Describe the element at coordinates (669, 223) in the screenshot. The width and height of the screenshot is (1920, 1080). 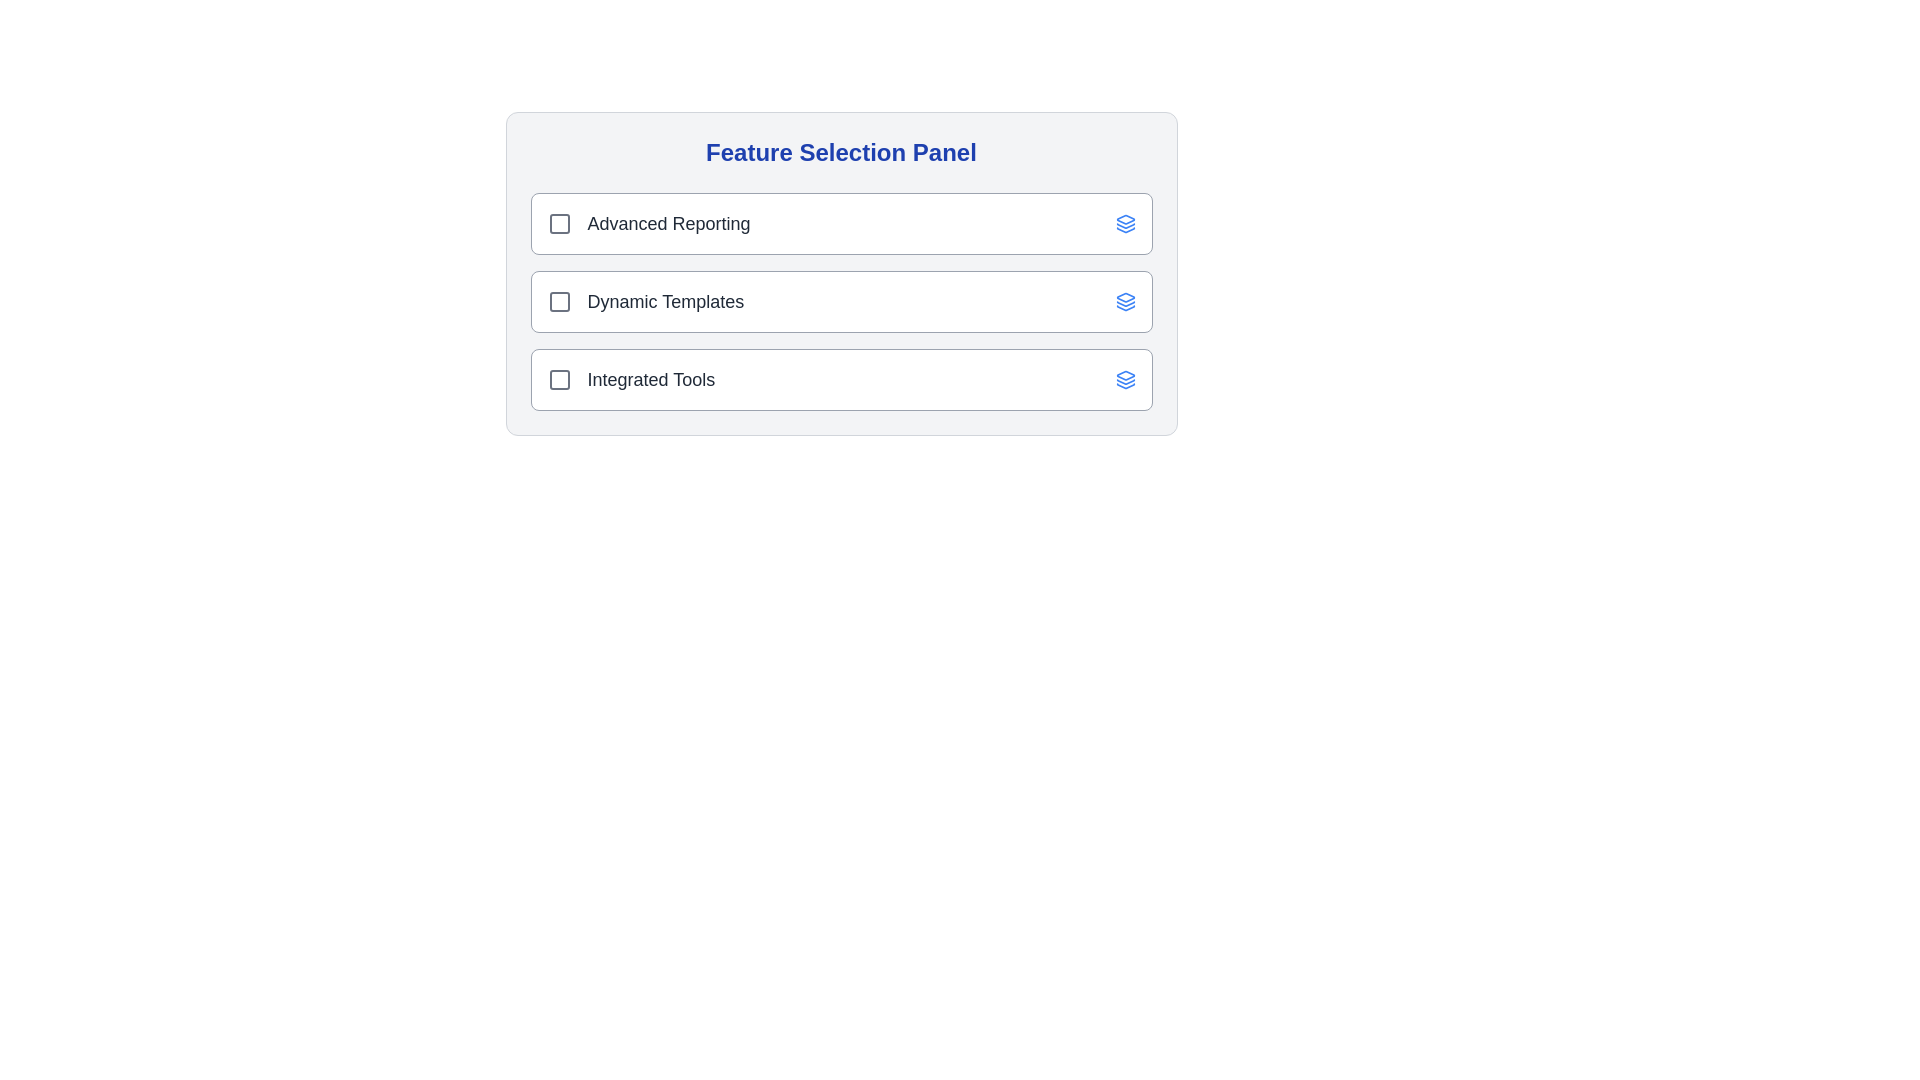
I see `the 'Advanced Reporting' text label, which describes the feature in the Feature Selection Panel, positioned right-aligned next to its corresponding checkbox` at that location.